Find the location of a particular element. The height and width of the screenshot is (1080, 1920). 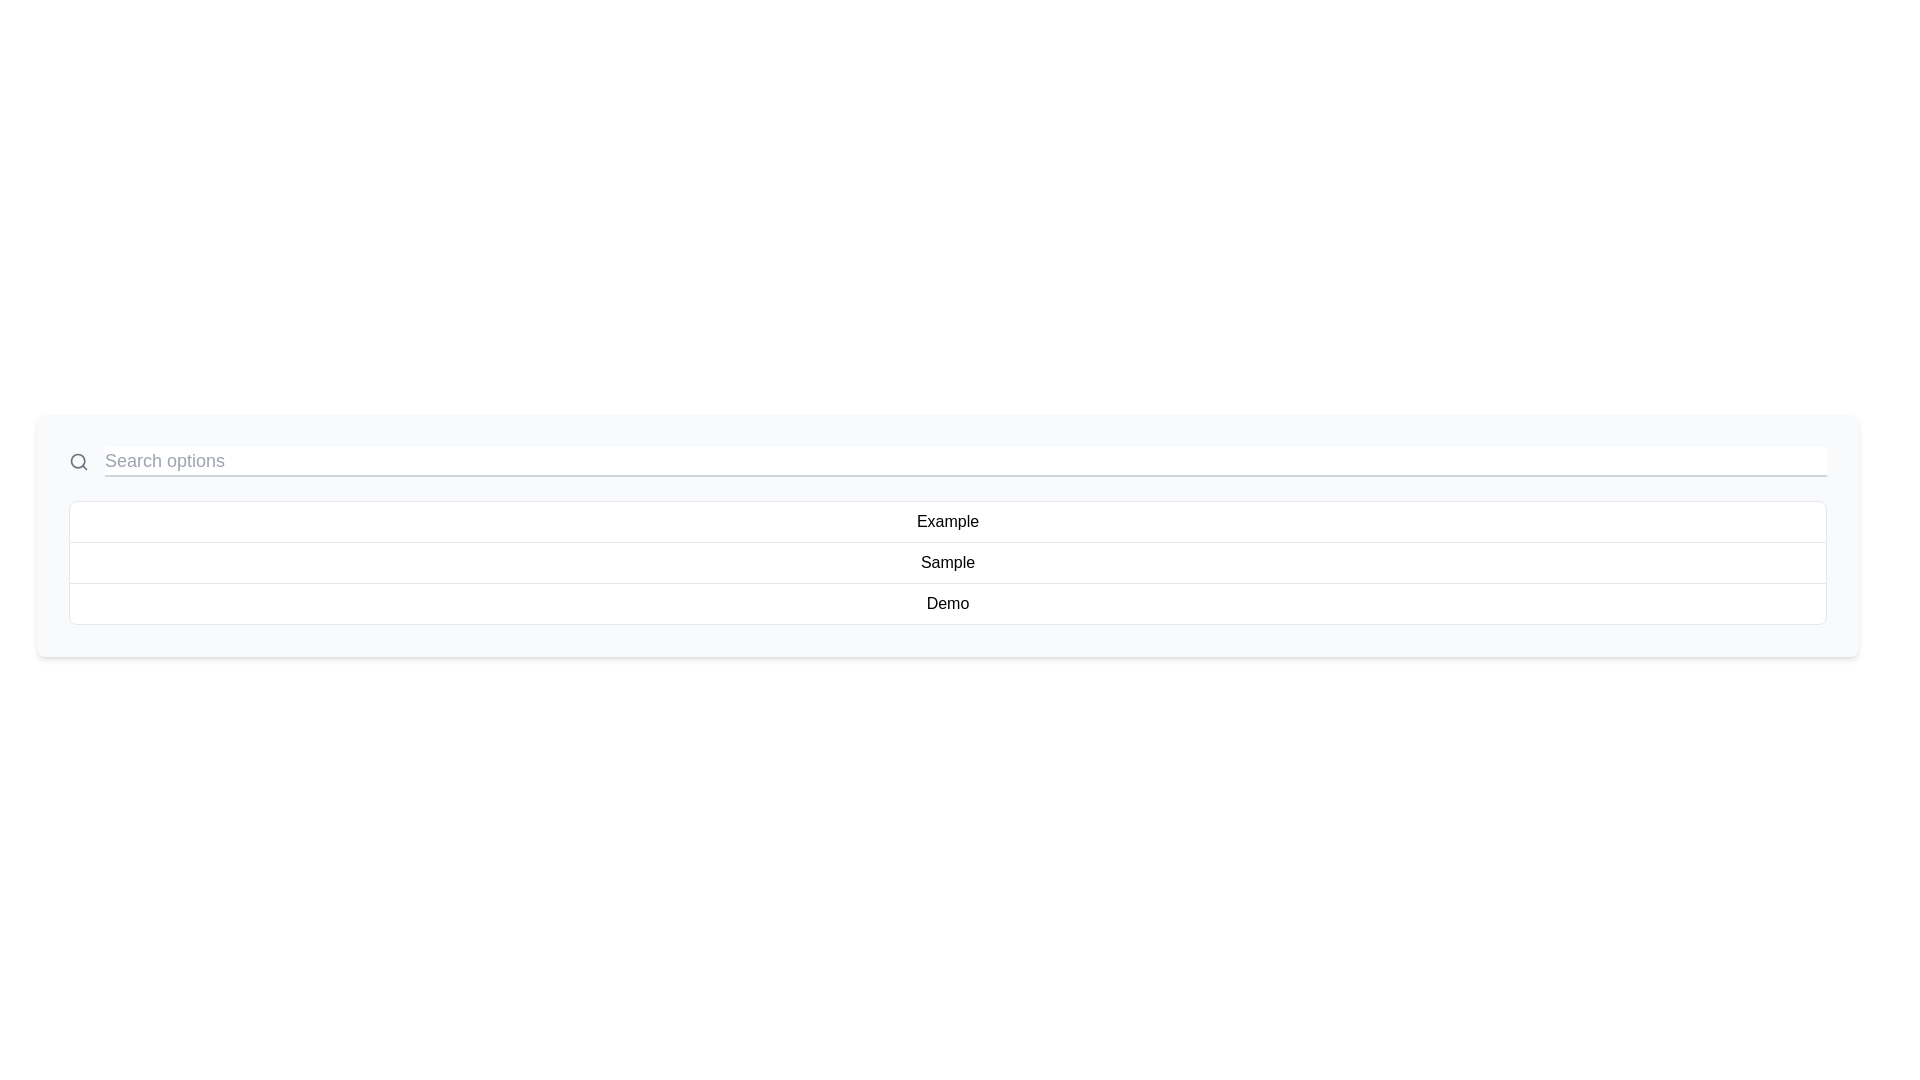

the text input field with placeholder text 'Search options' by is located at coordinates (965, 462).